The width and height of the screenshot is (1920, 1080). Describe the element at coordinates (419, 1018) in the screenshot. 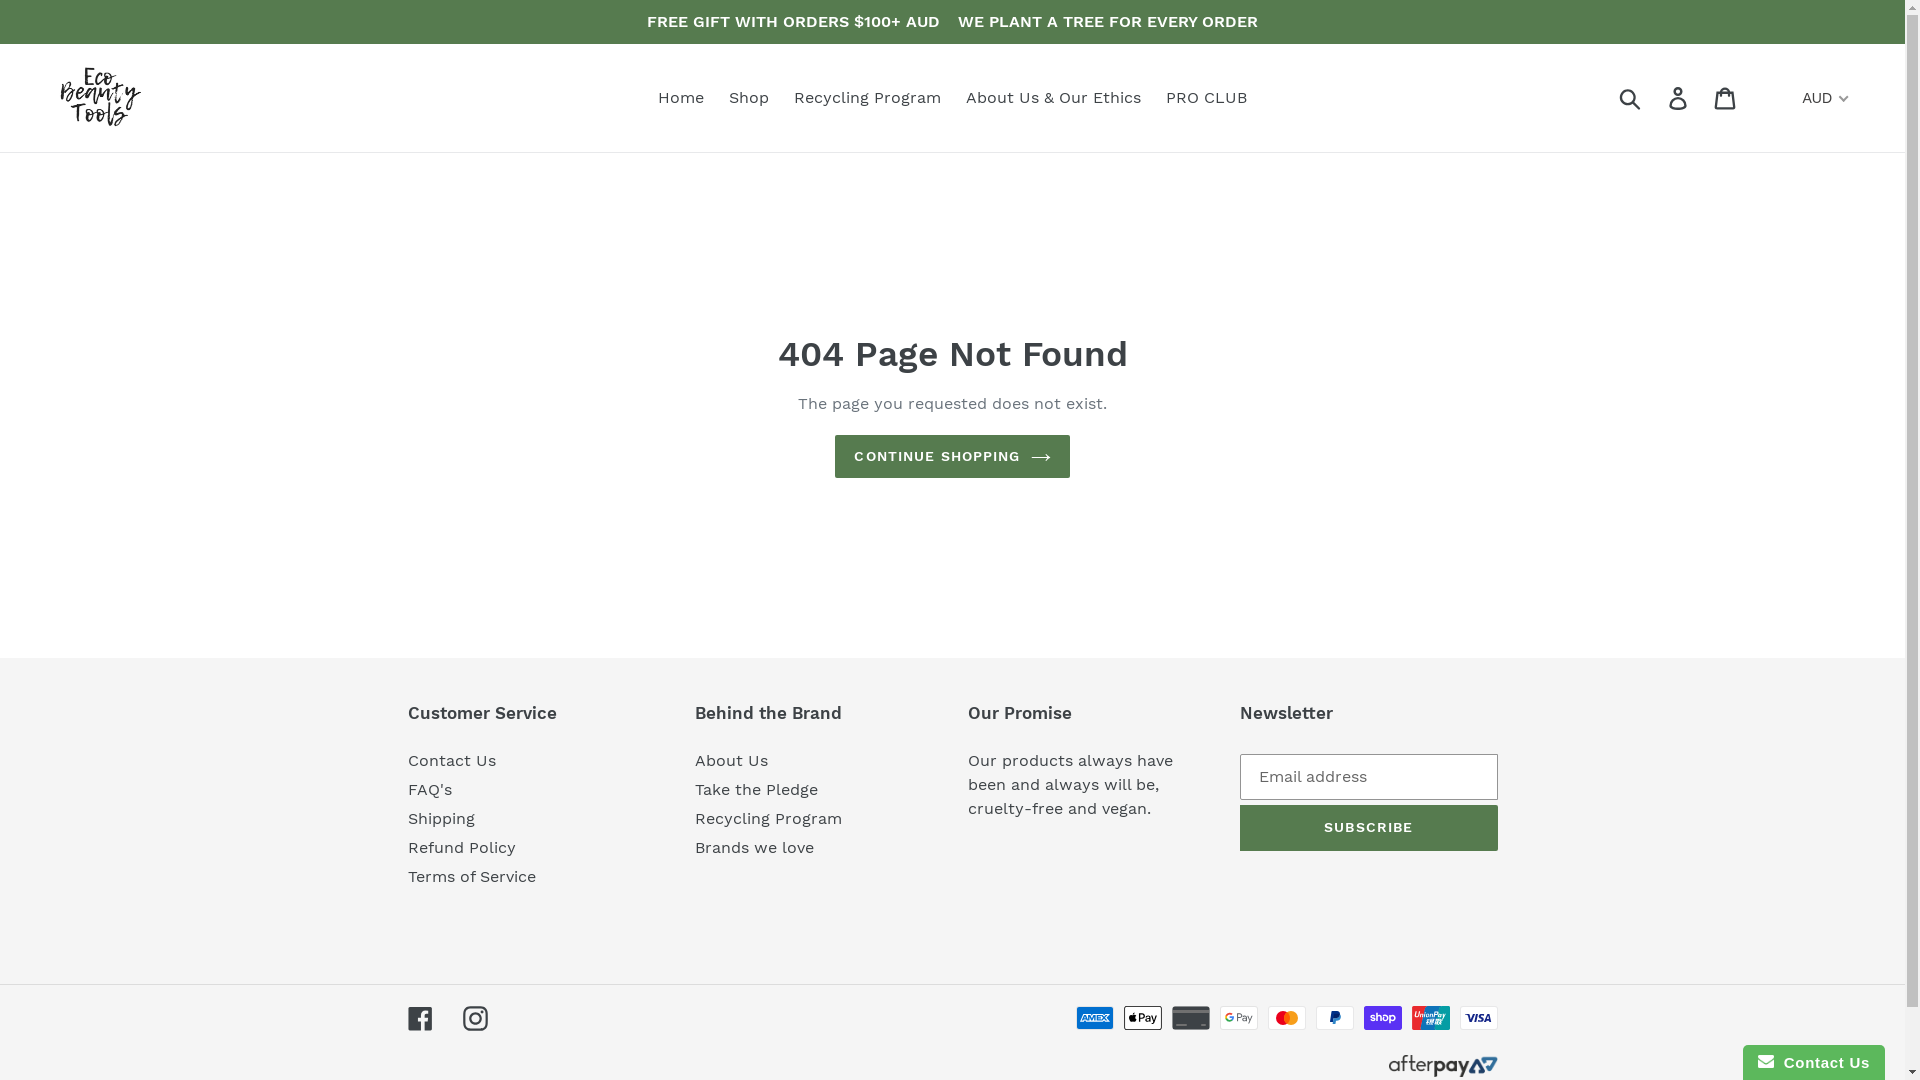

I see `'Facebook'` at that location.